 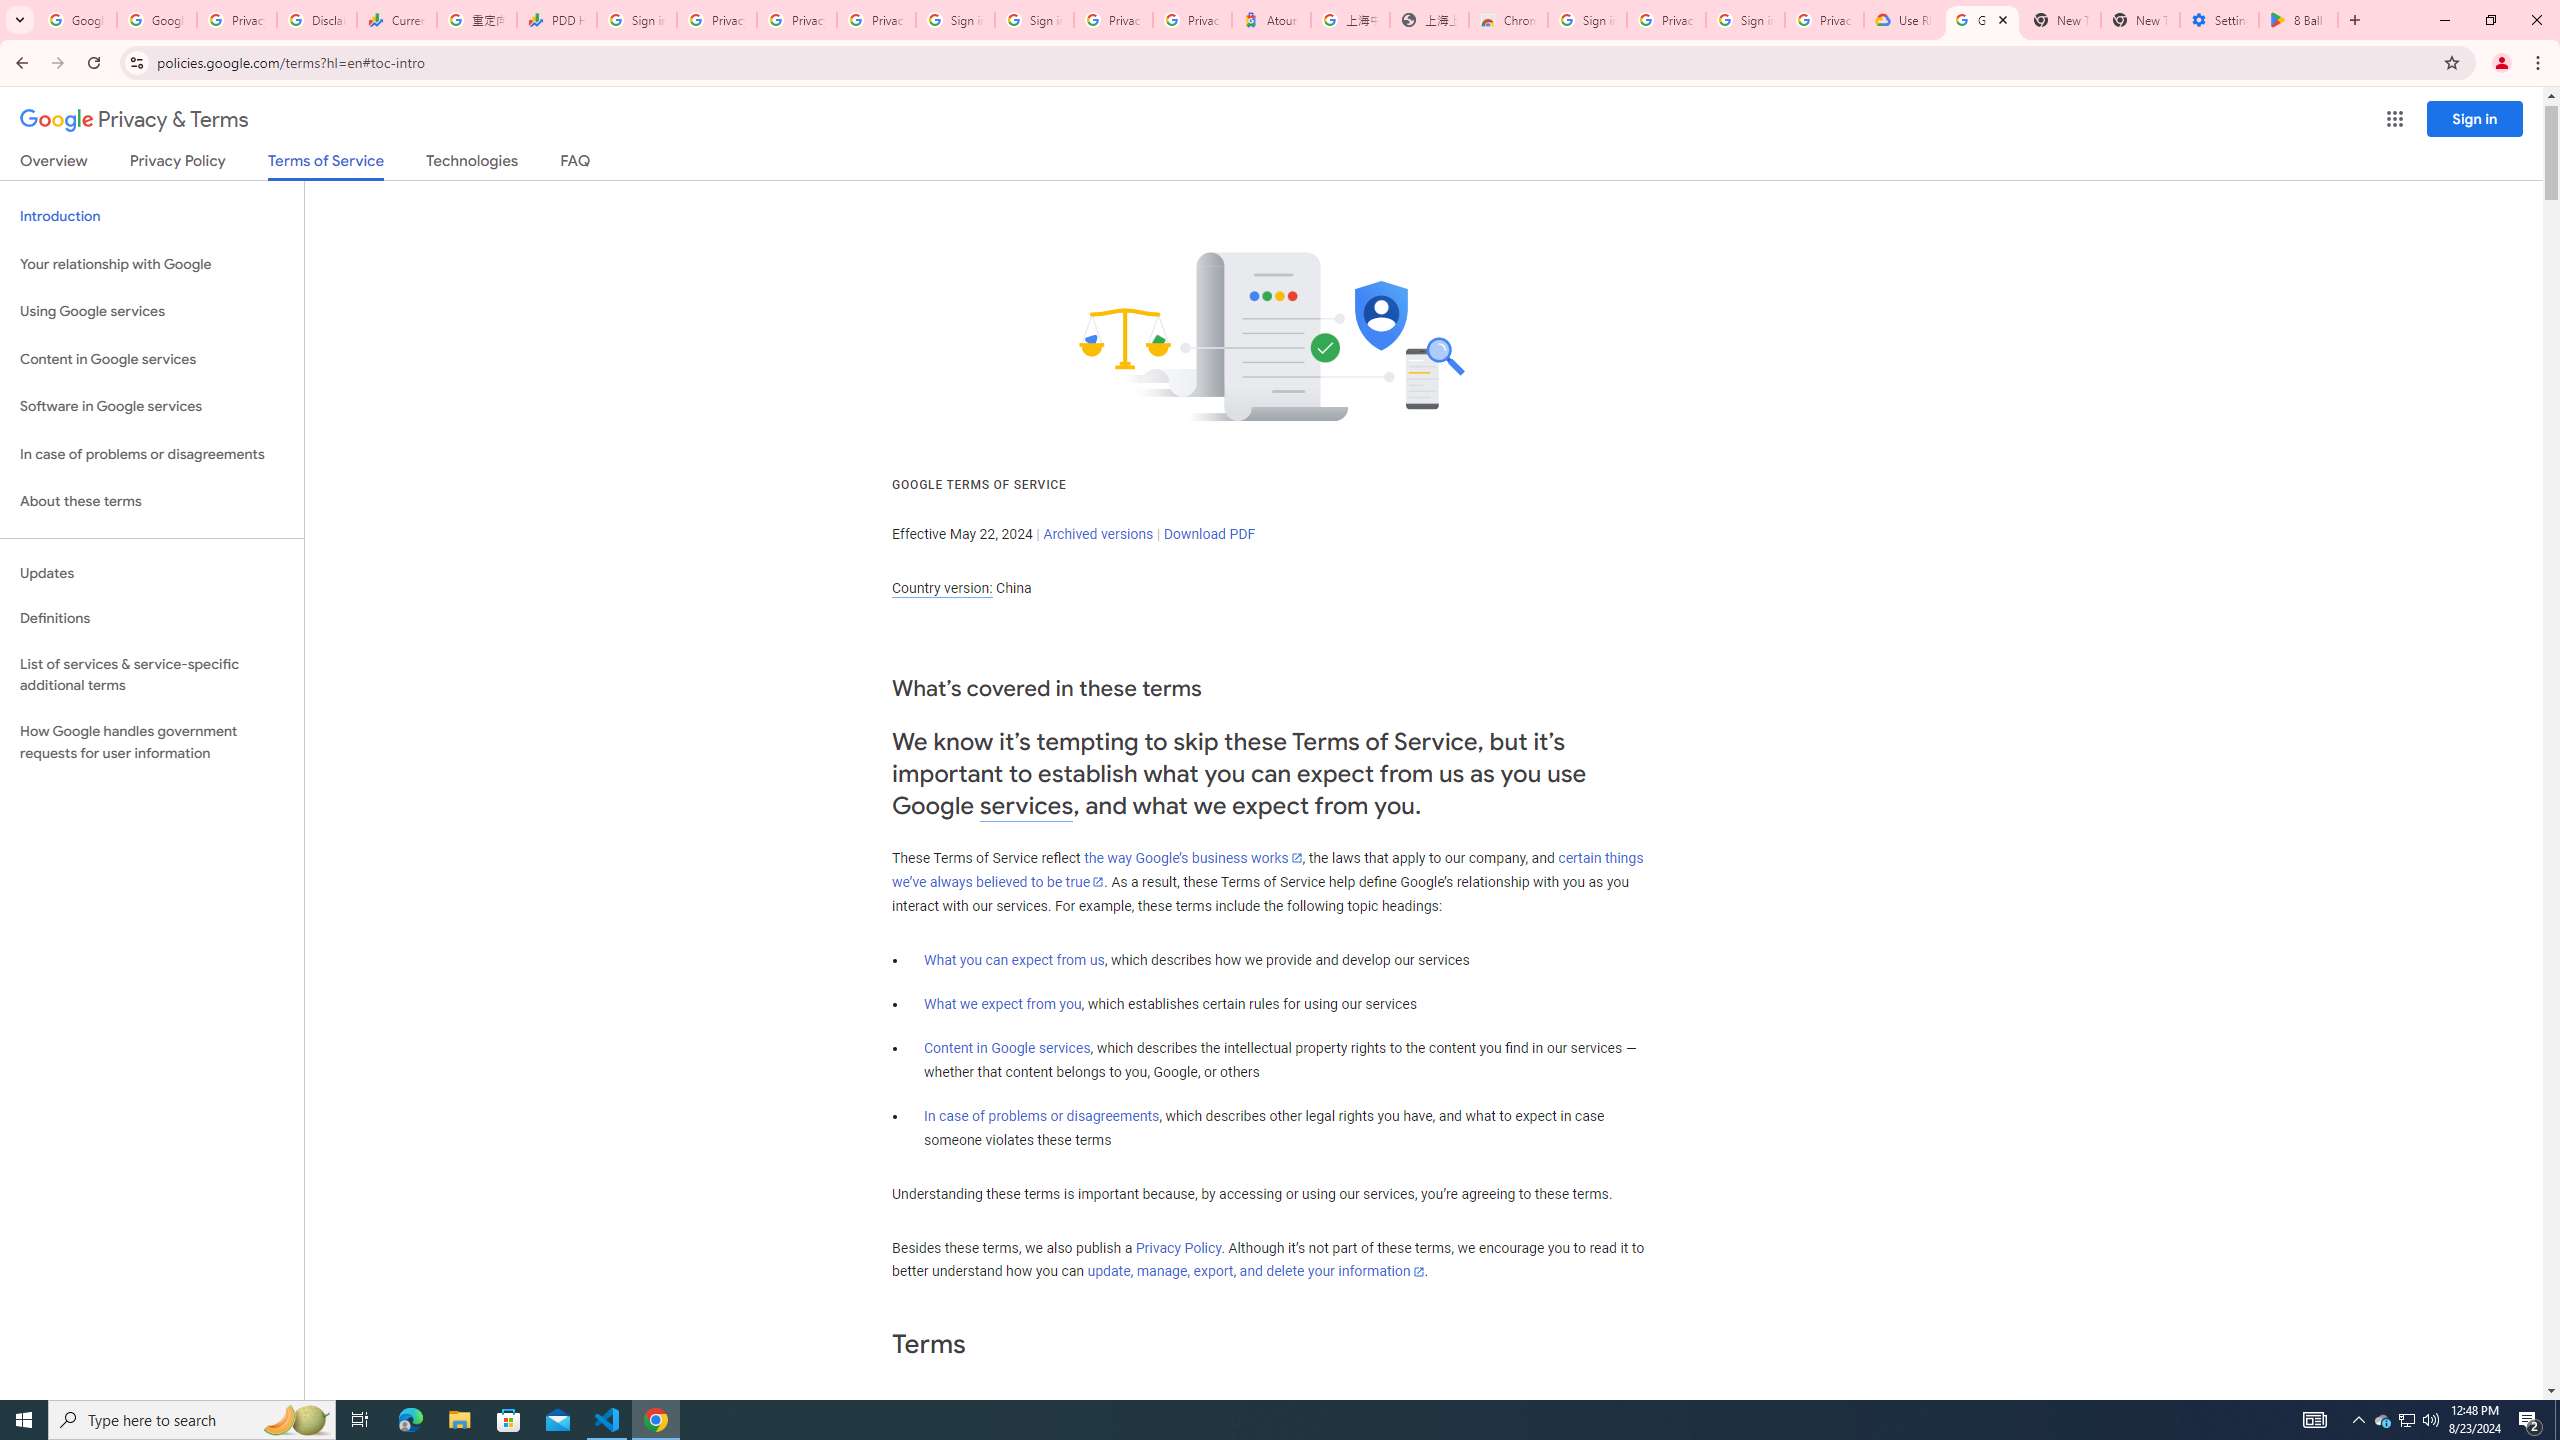 I want to click on 'Atour Hotel - Google hotels', so click(x=1271, y=19).